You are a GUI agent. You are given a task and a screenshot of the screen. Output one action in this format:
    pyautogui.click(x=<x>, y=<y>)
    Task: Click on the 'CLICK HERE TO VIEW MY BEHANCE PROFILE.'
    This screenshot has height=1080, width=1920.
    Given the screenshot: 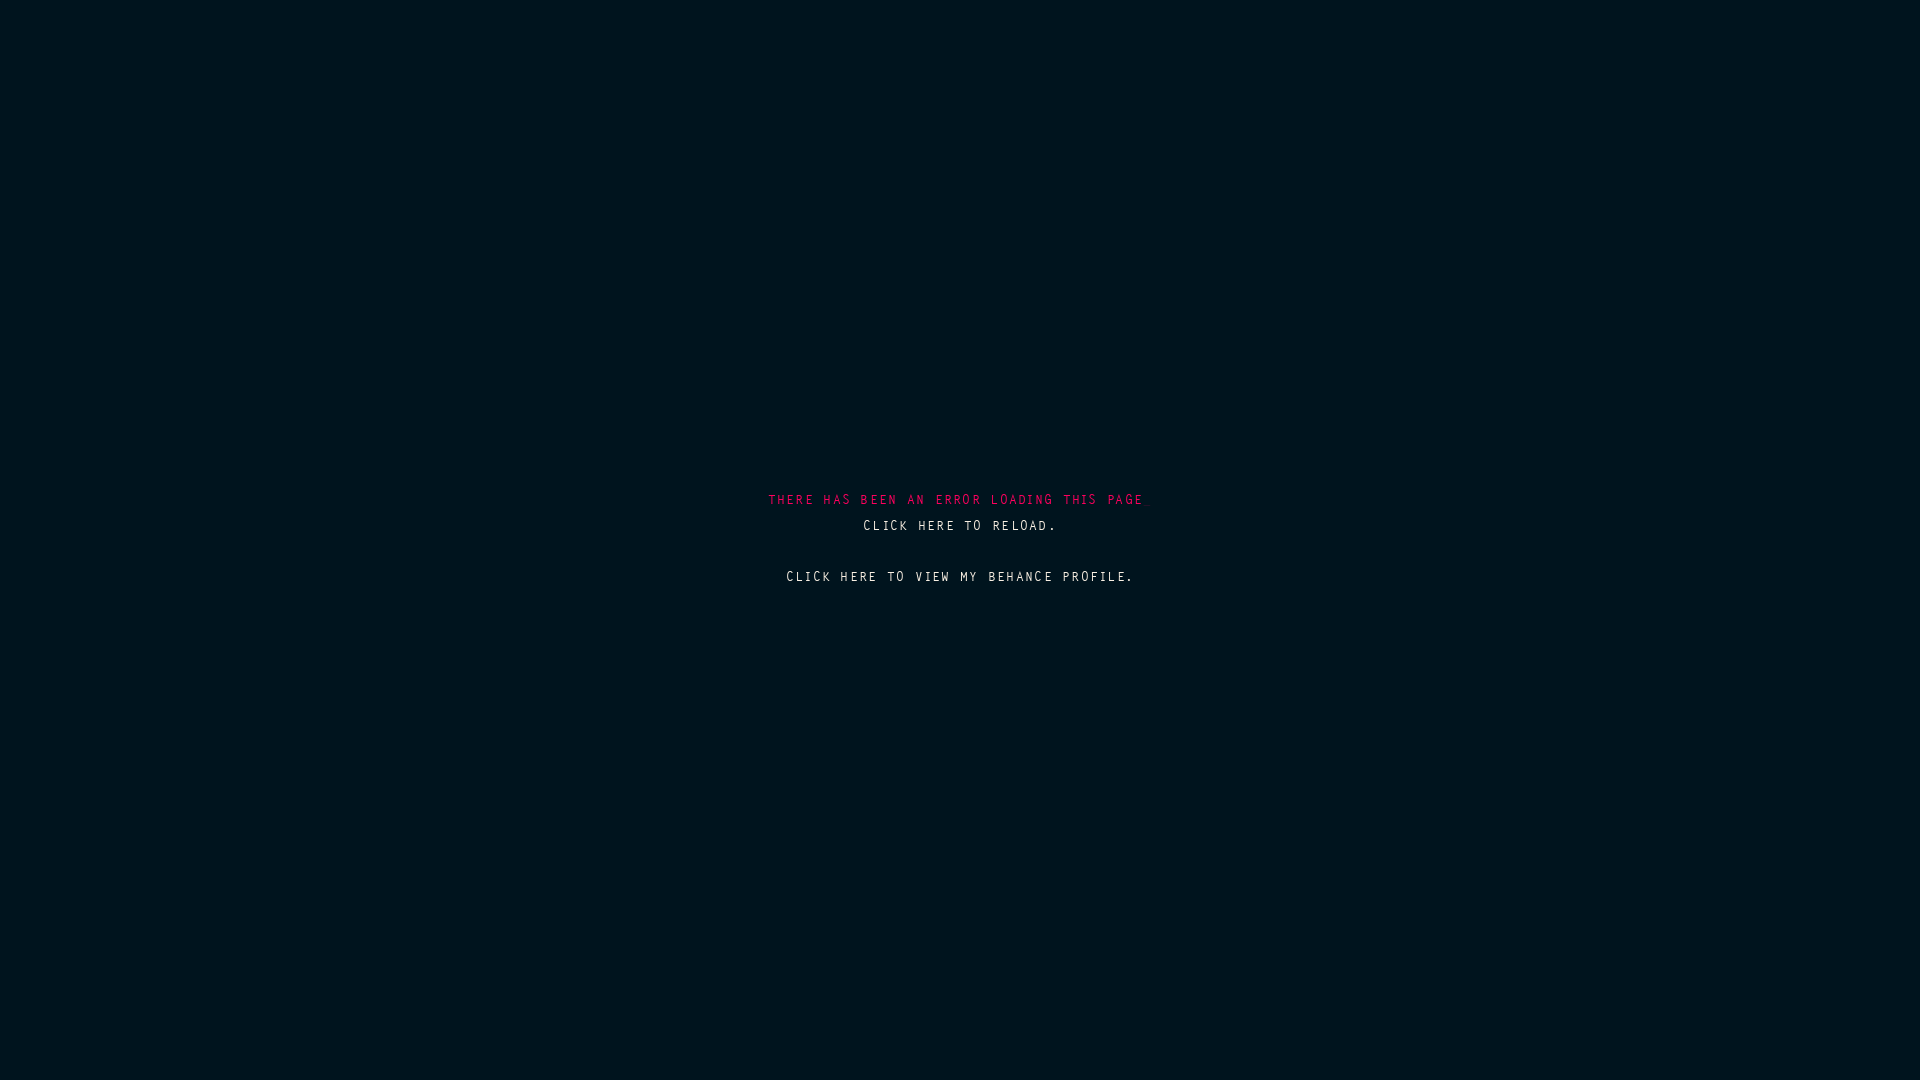 What is the action you would take?
    pyautogui.click(x=785, y=576)
    